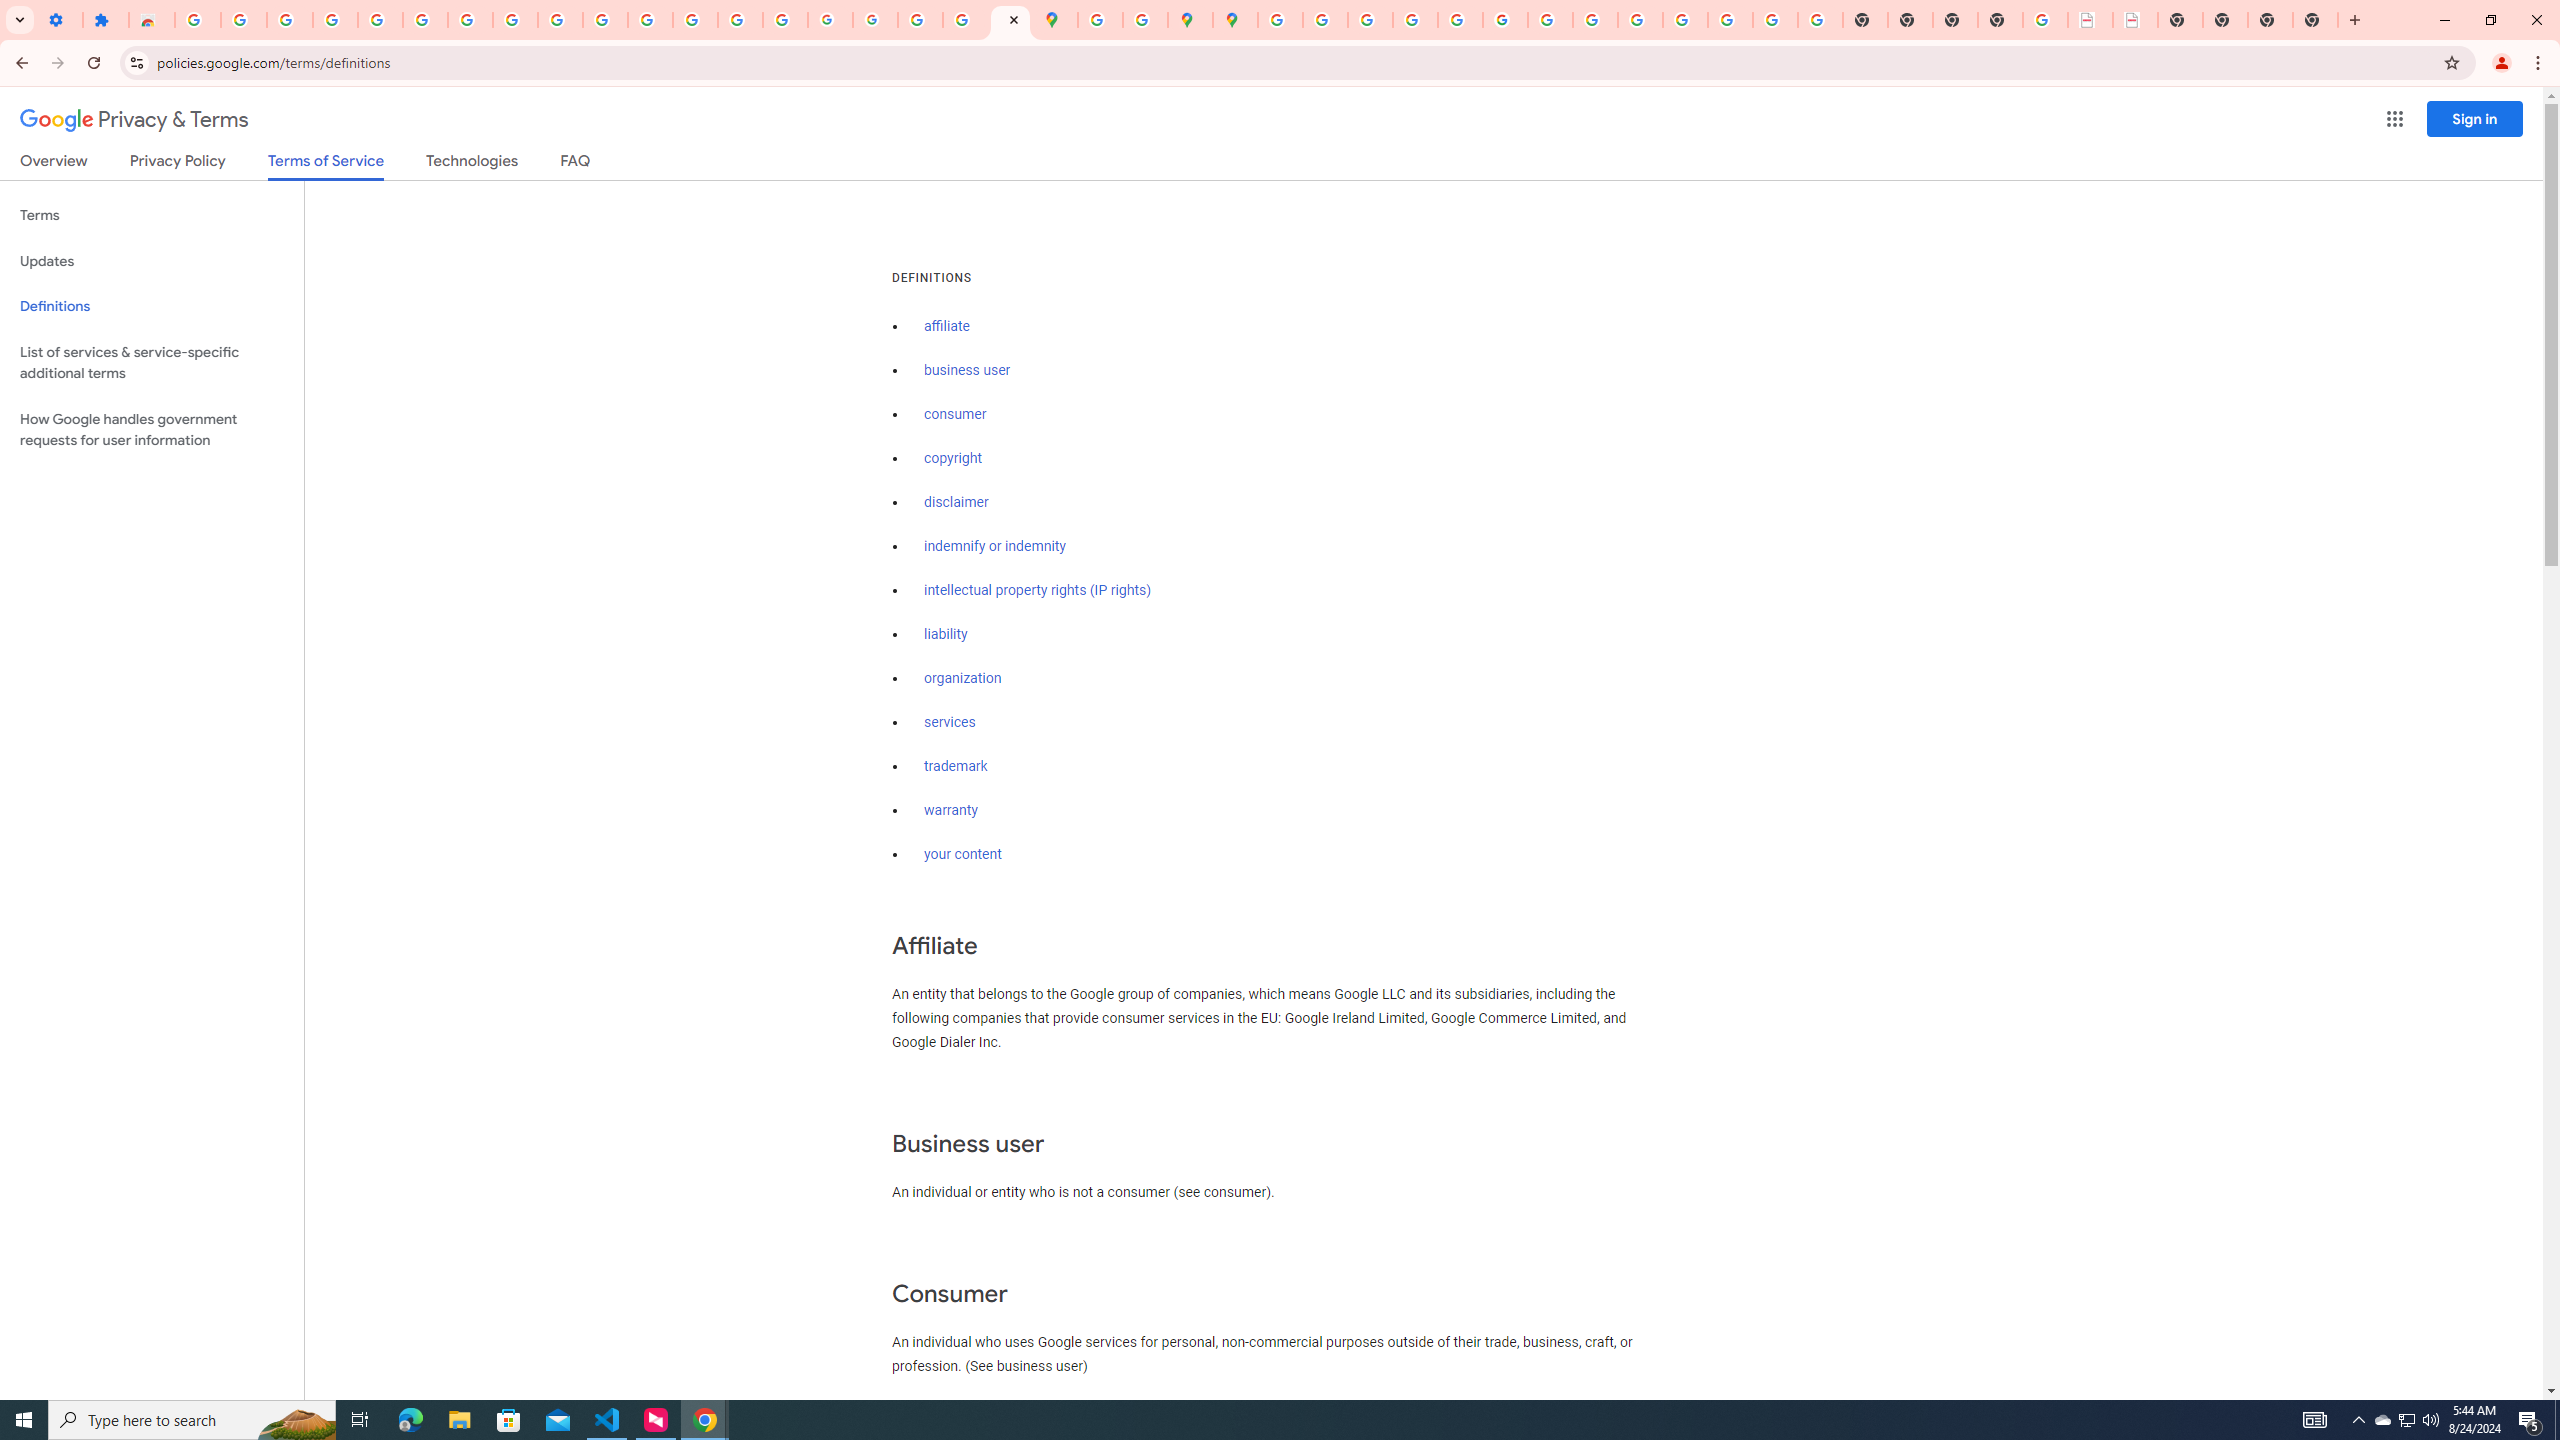 The width and height of the screenshot is (2560, 1440). What do you see at coordinates (1414, 19) in the screenshot?
I see `'Privacy Help Center - Policies Help'` at bounding box center [1414, 19].